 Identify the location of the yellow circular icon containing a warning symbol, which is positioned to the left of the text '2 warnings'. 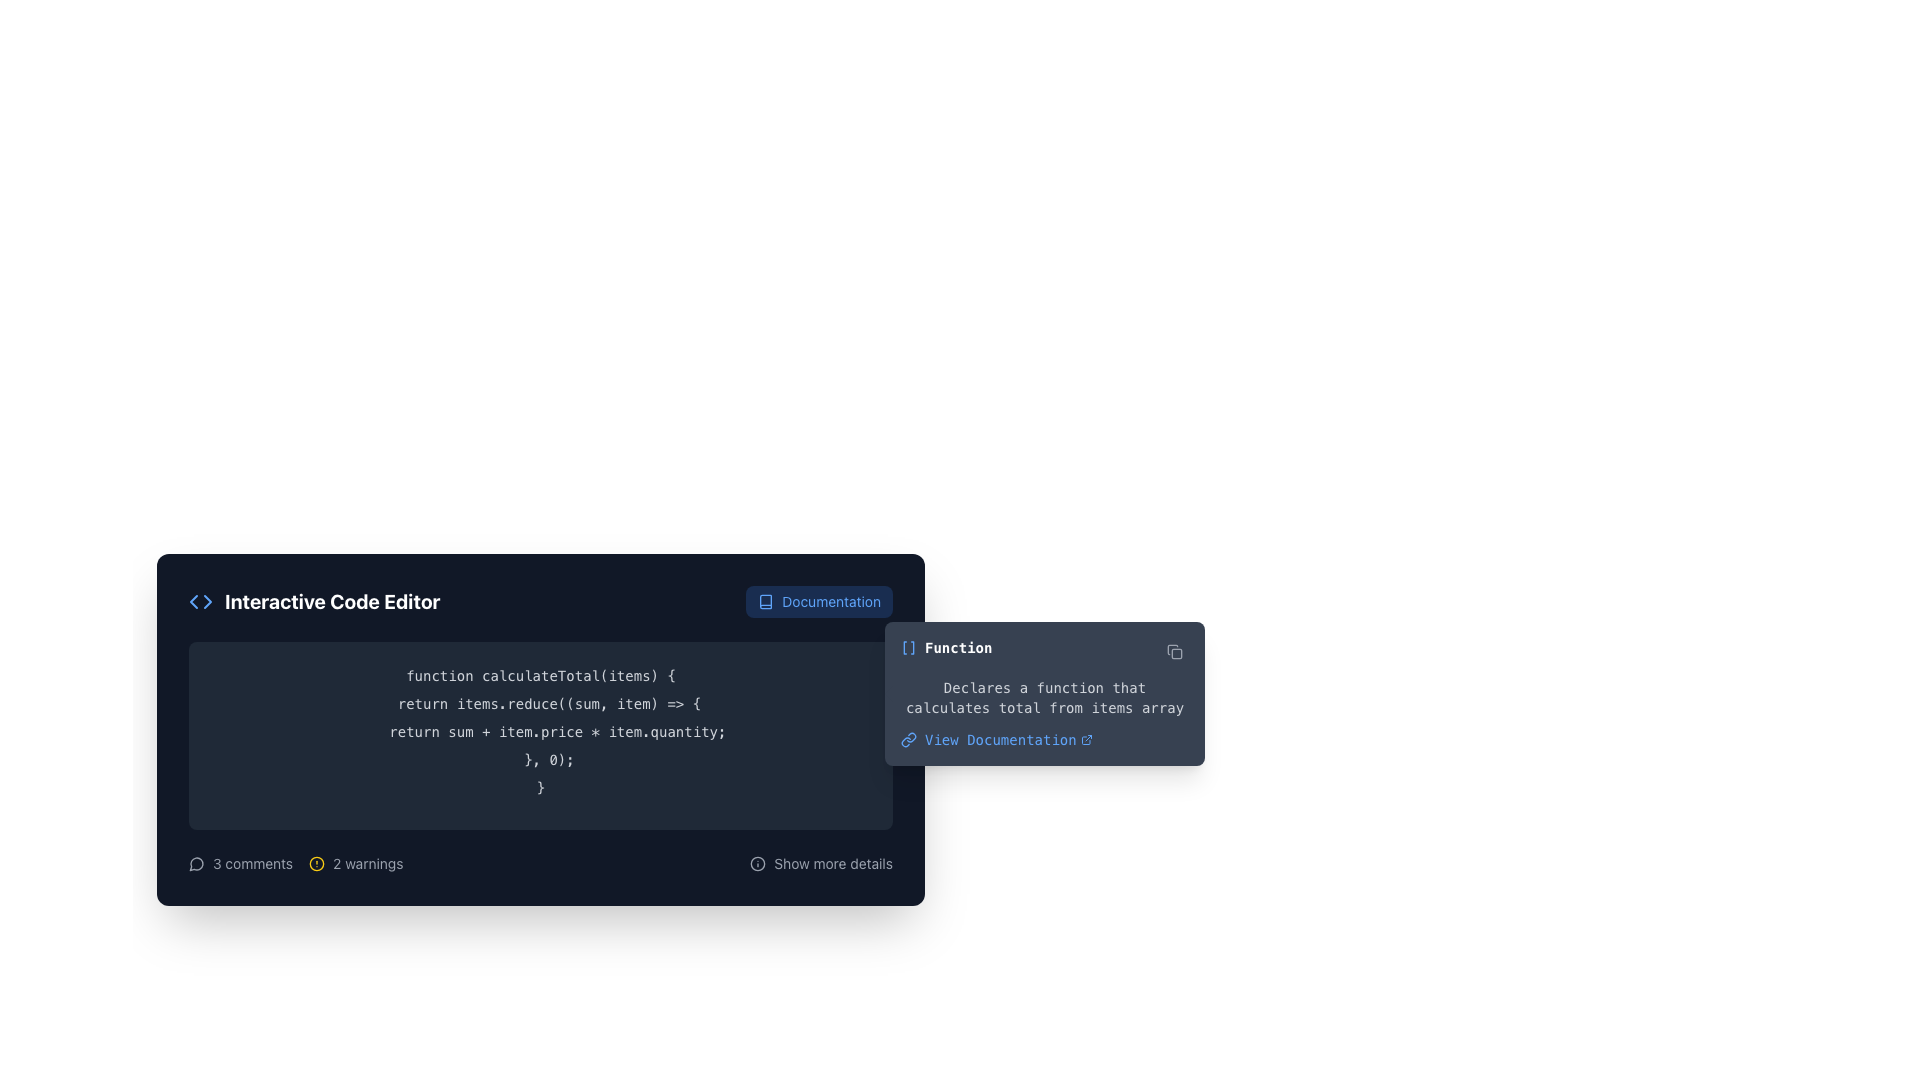
(316, 863).